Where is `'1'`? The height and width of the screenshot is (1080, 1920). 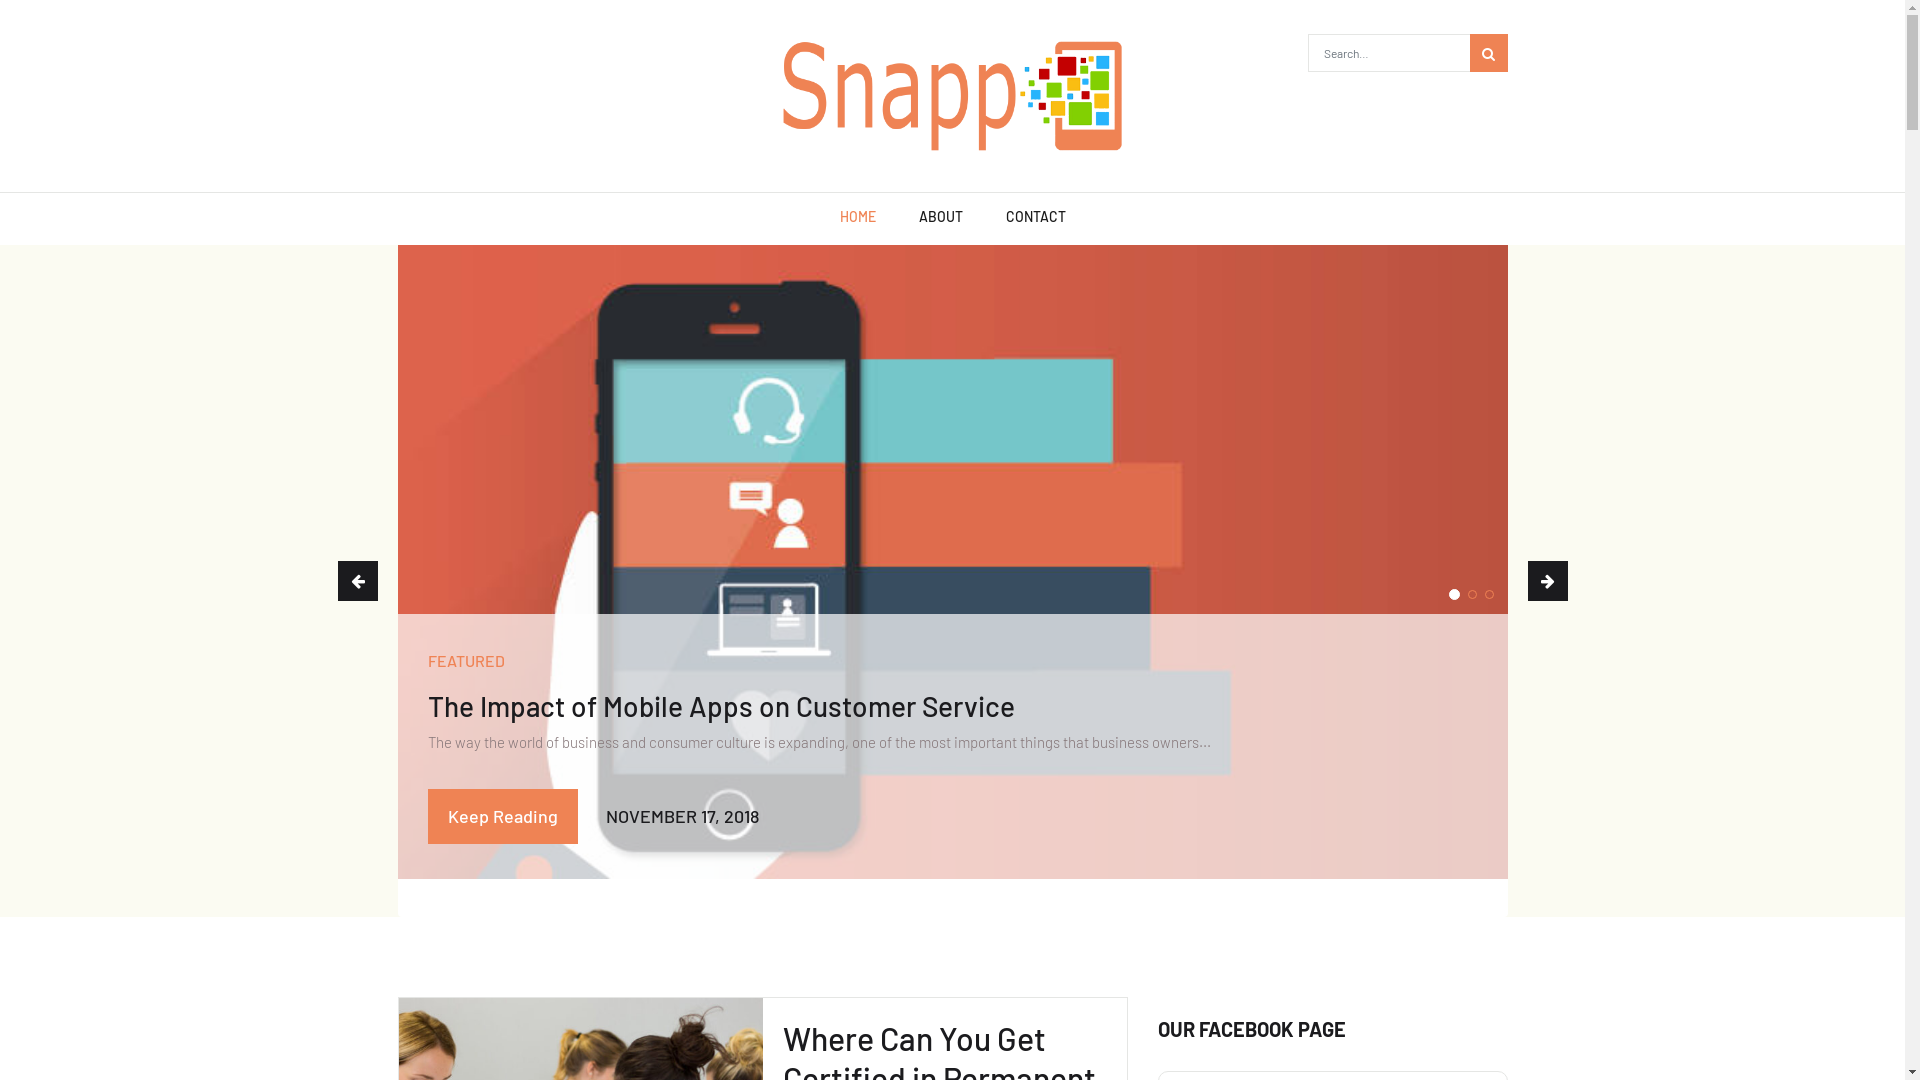
'1' is located at coordinates (1453, 593).